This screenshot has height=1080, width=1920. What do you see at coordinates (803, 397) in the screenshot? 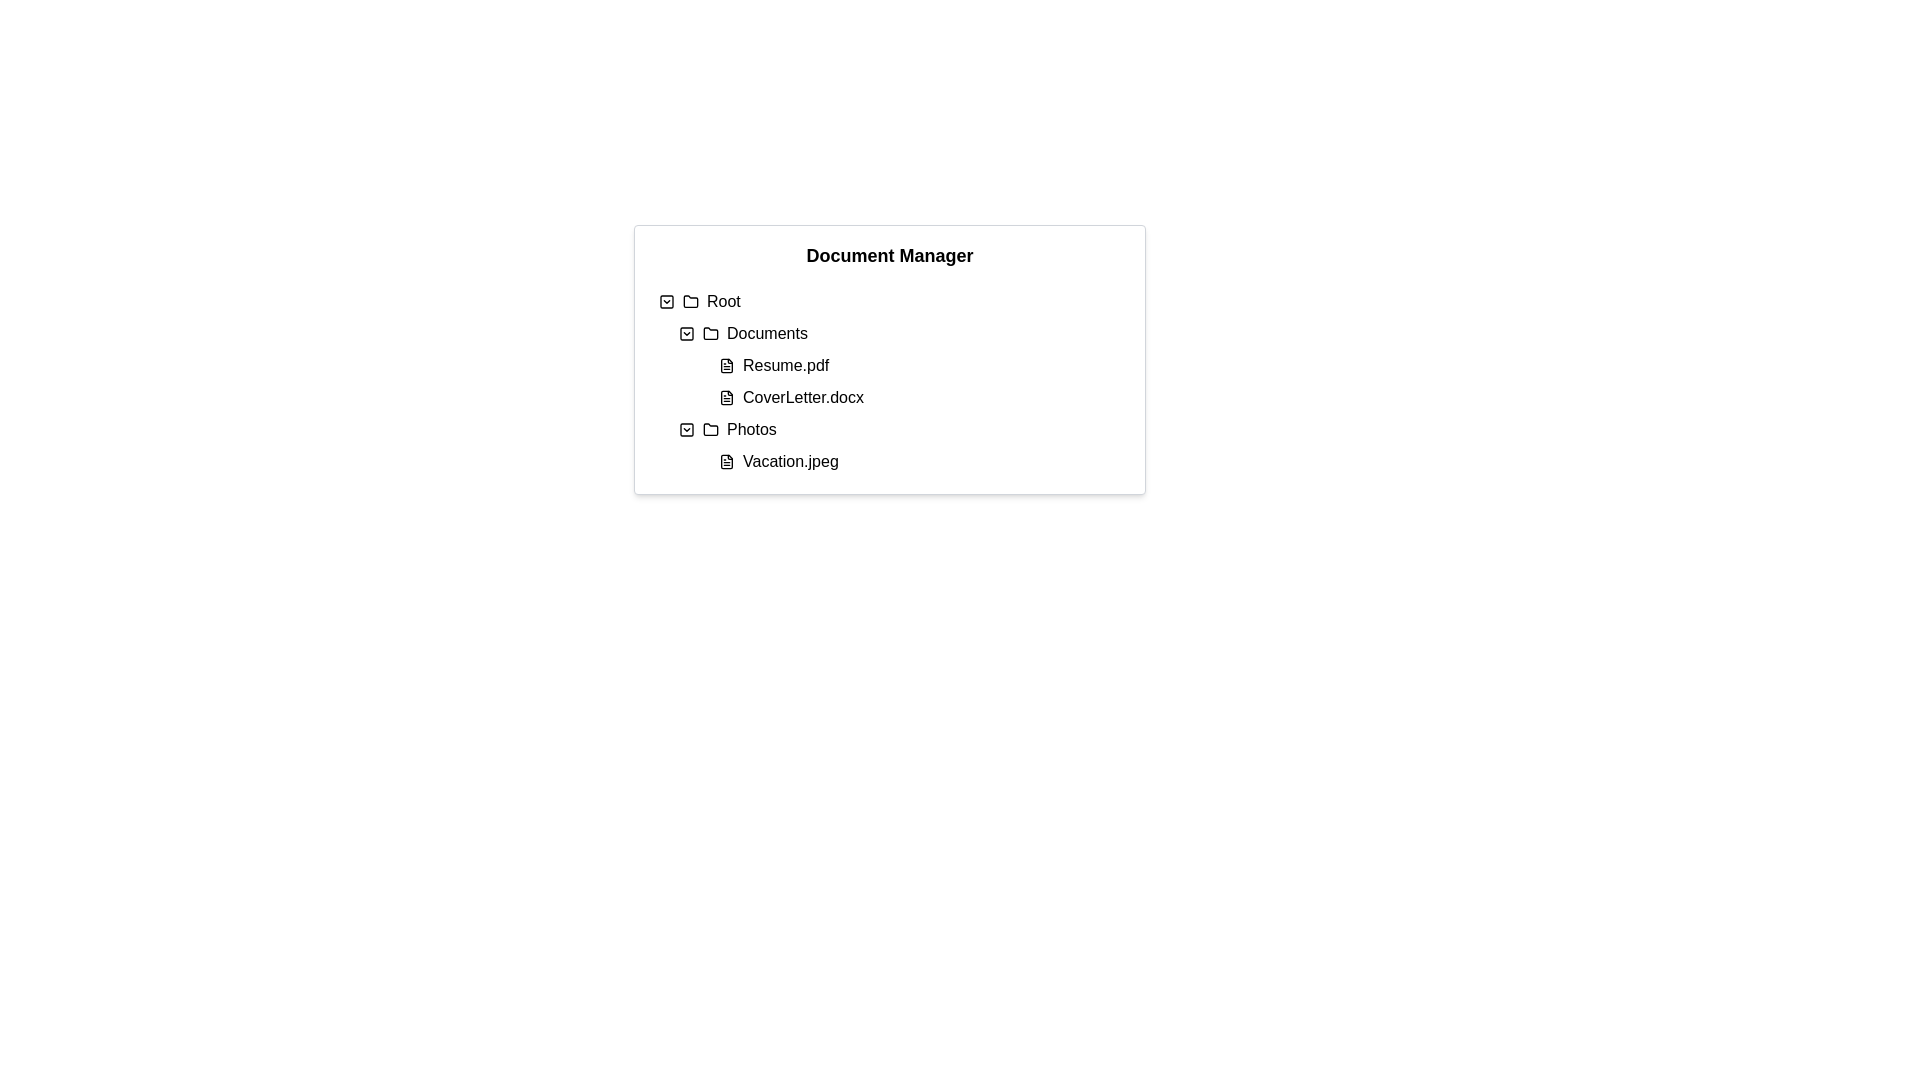
I see `the Static Text Label displaying 'CoverLetter.docx' in the document manager interface` at bounding box center [803, 397].